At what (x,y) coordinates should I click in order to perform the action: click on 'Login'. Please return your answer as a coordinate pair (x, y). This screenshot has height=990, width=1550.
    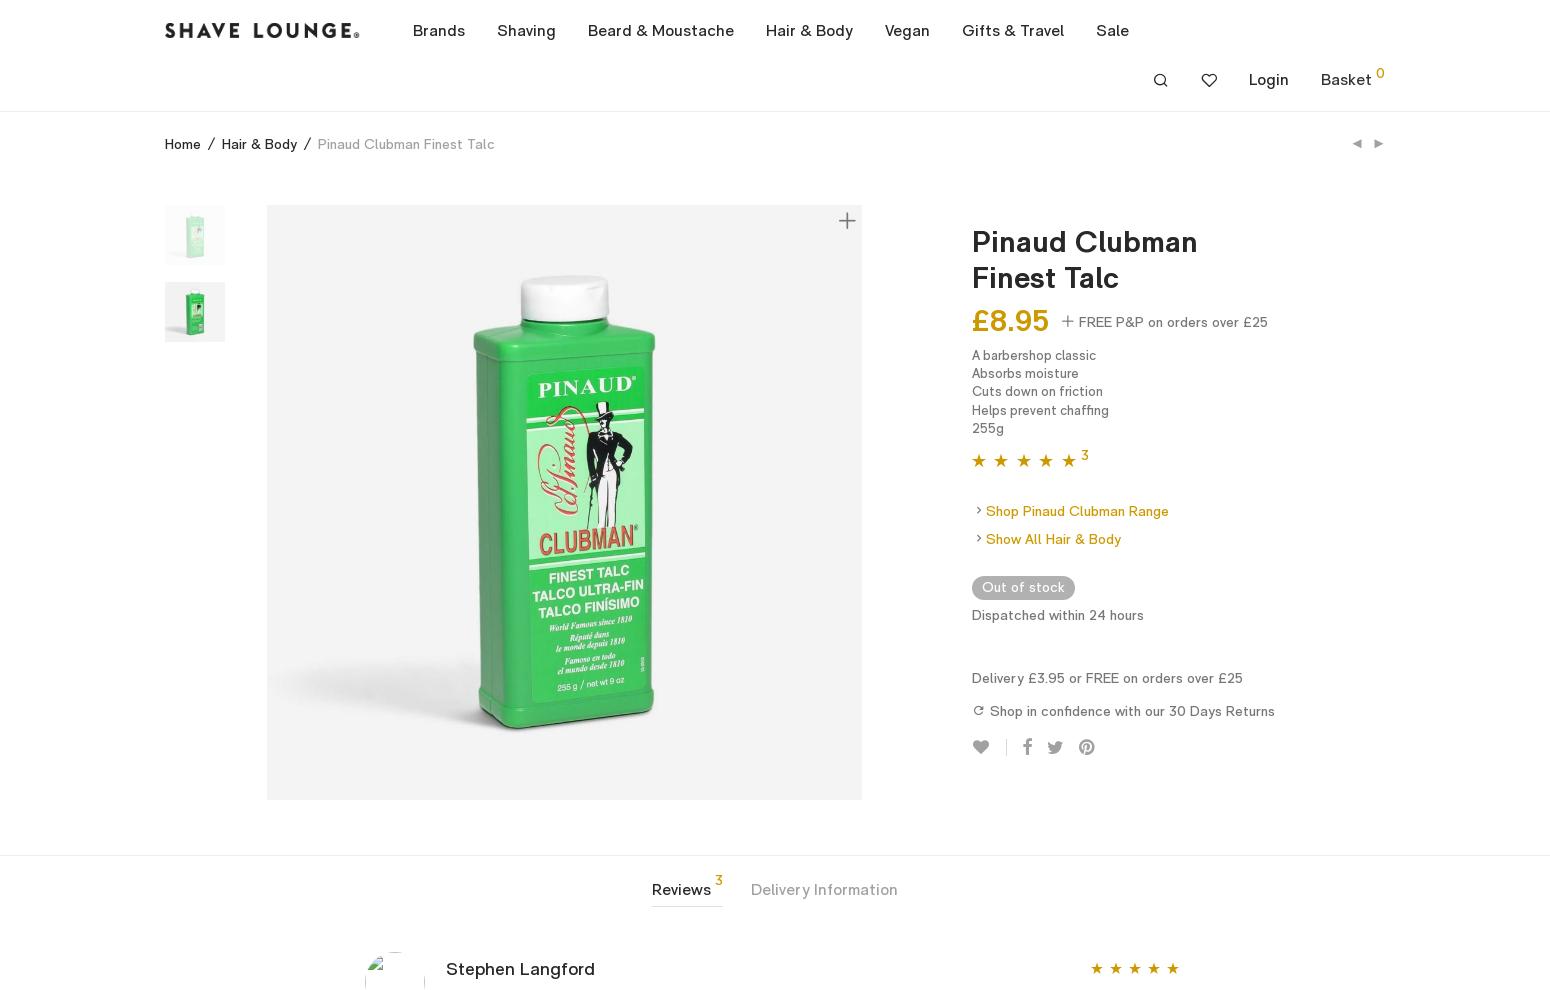
    Looking at the image, I should click on (1267, 79).